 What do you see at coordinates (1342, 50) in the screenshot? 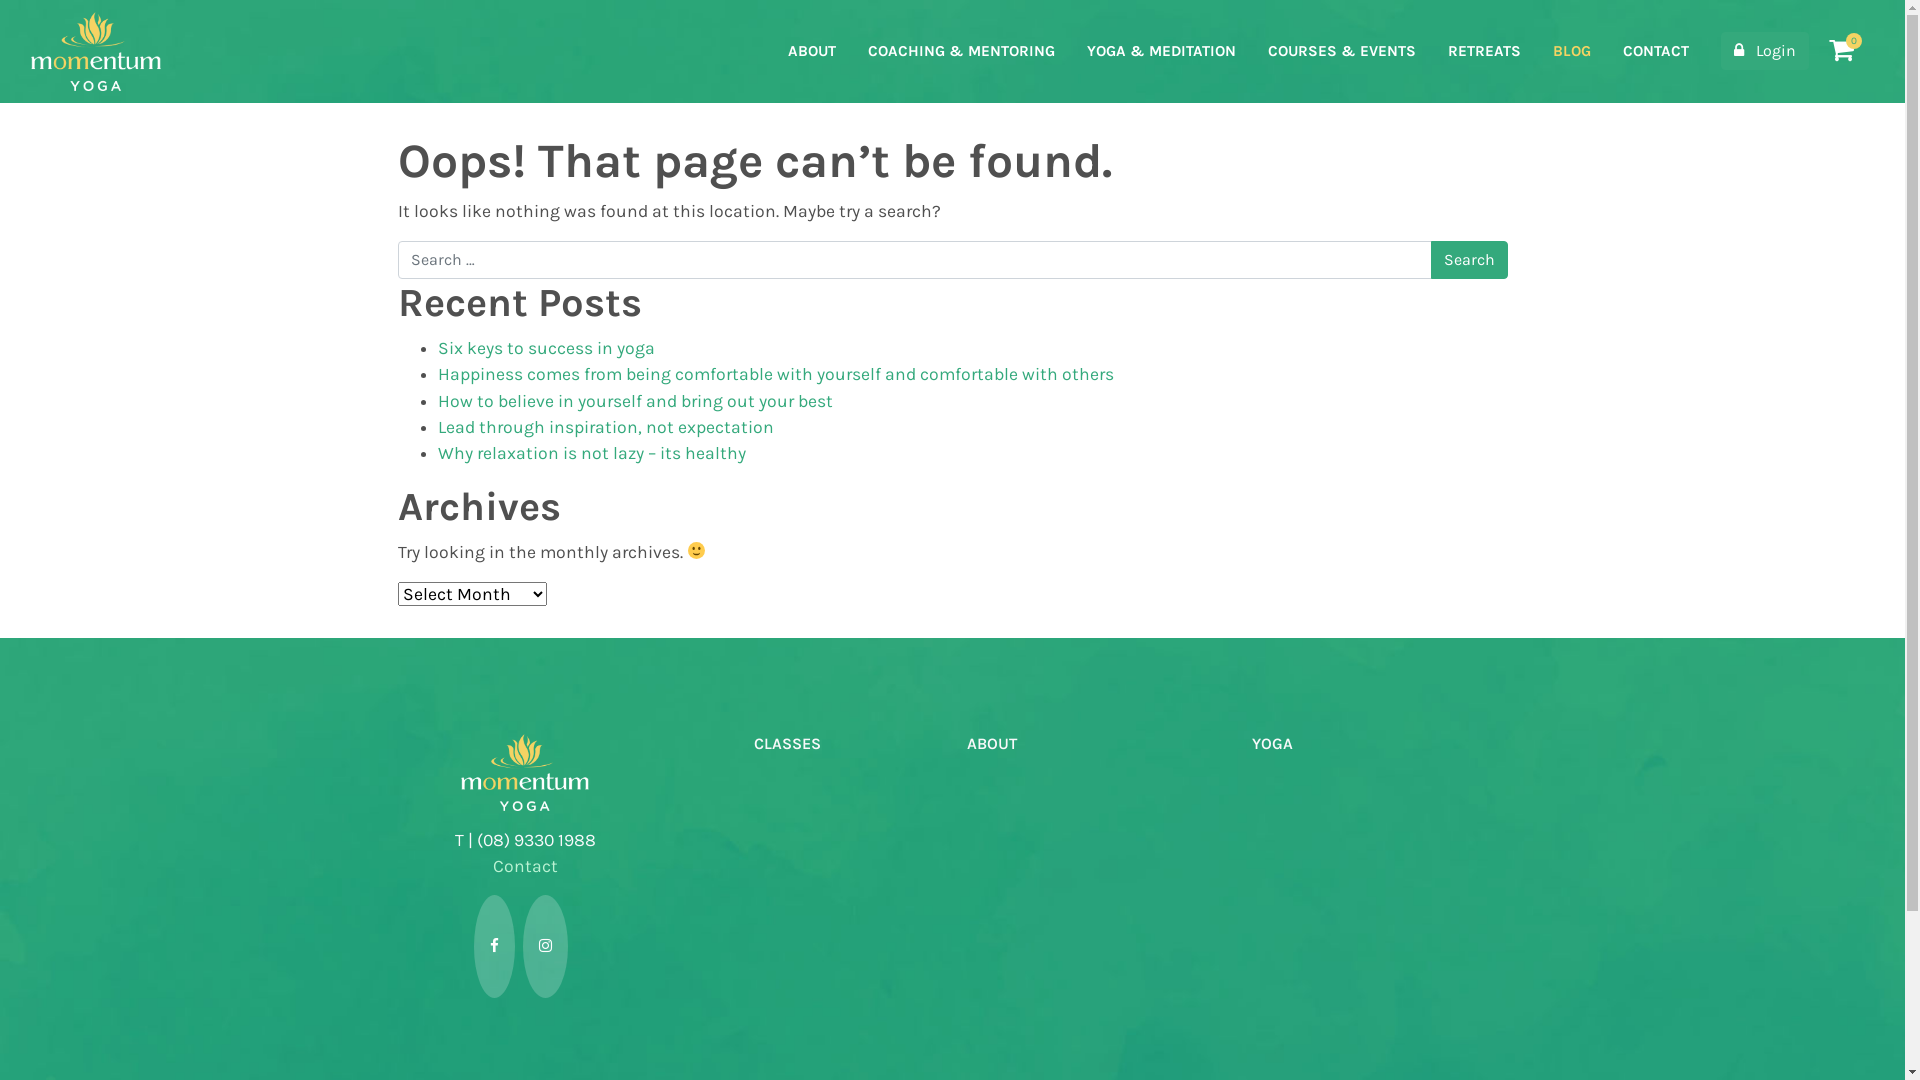
I see `'COURSES & EVENTS'` at bounding box center [1342, 50].